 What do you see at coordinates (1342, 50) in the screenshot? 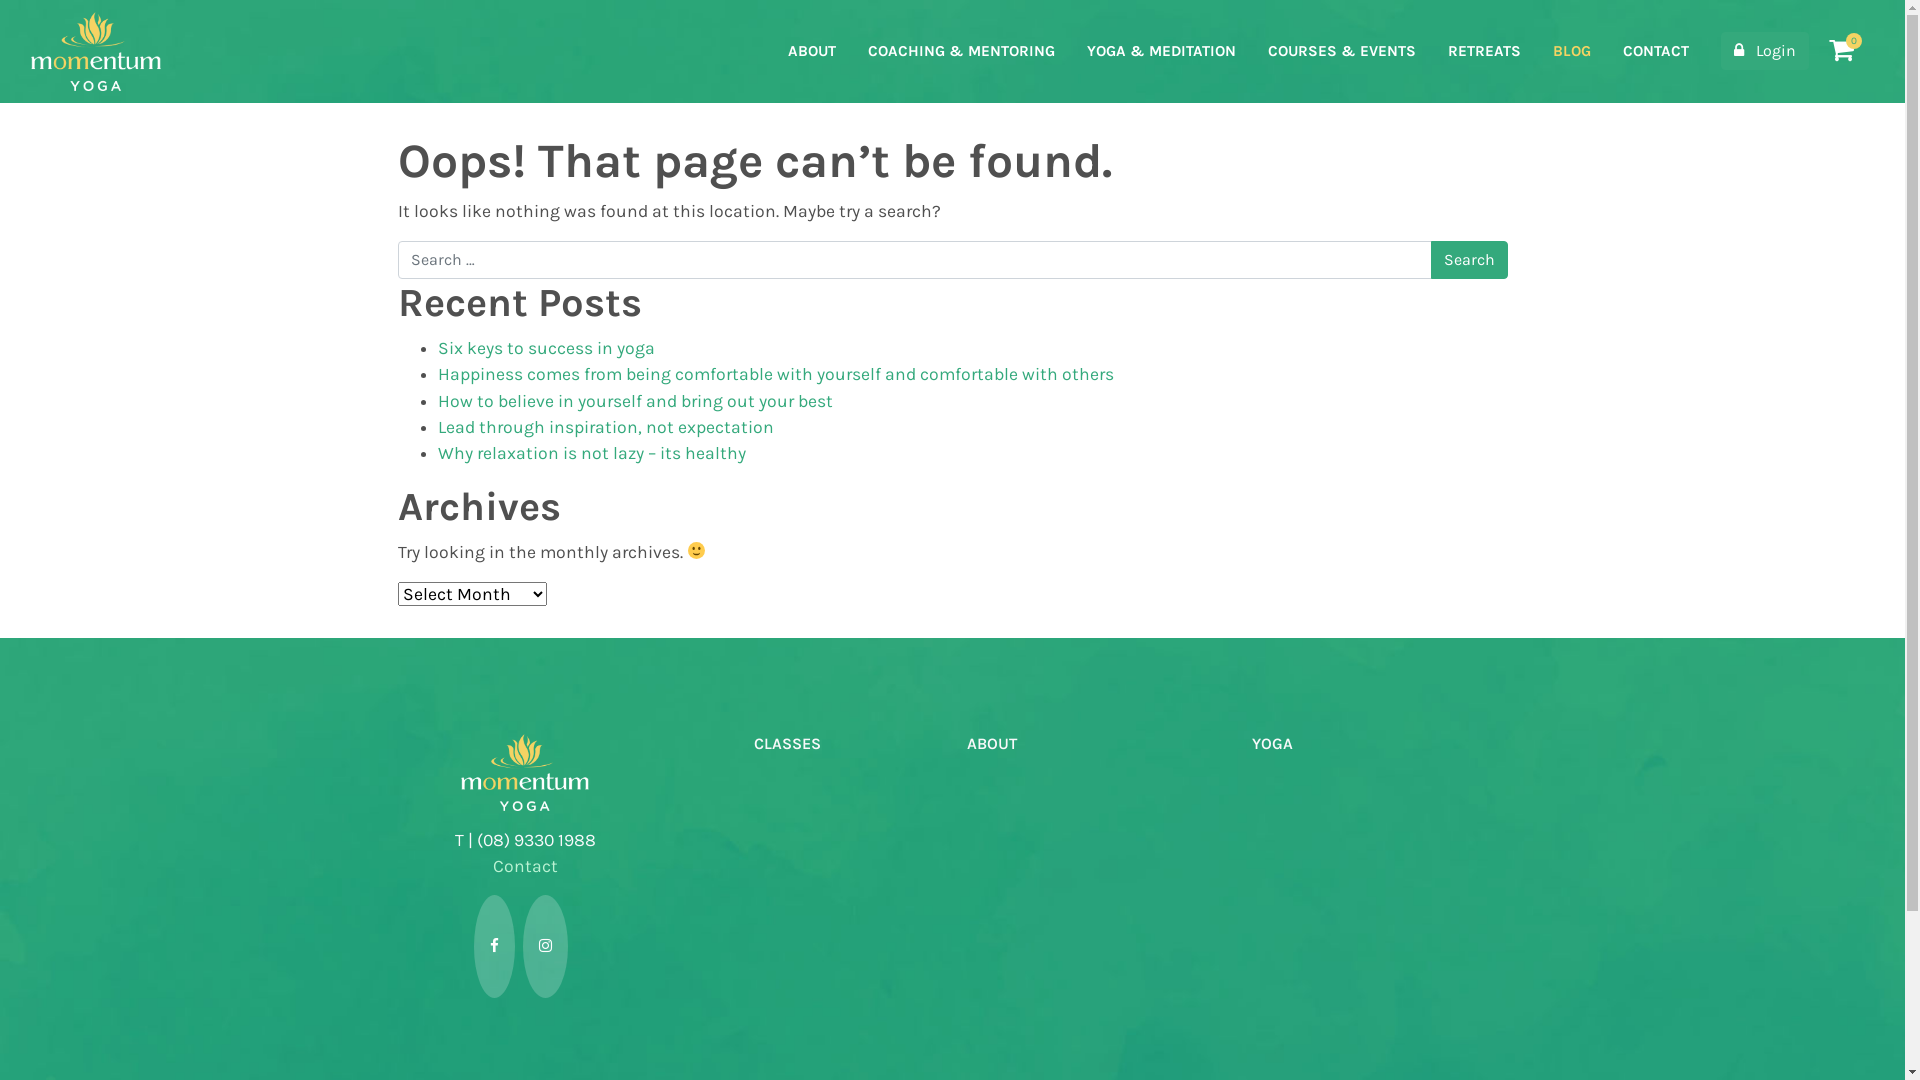
I see `'COURSES & EVENTS'` at bounding box center [1342, 50].